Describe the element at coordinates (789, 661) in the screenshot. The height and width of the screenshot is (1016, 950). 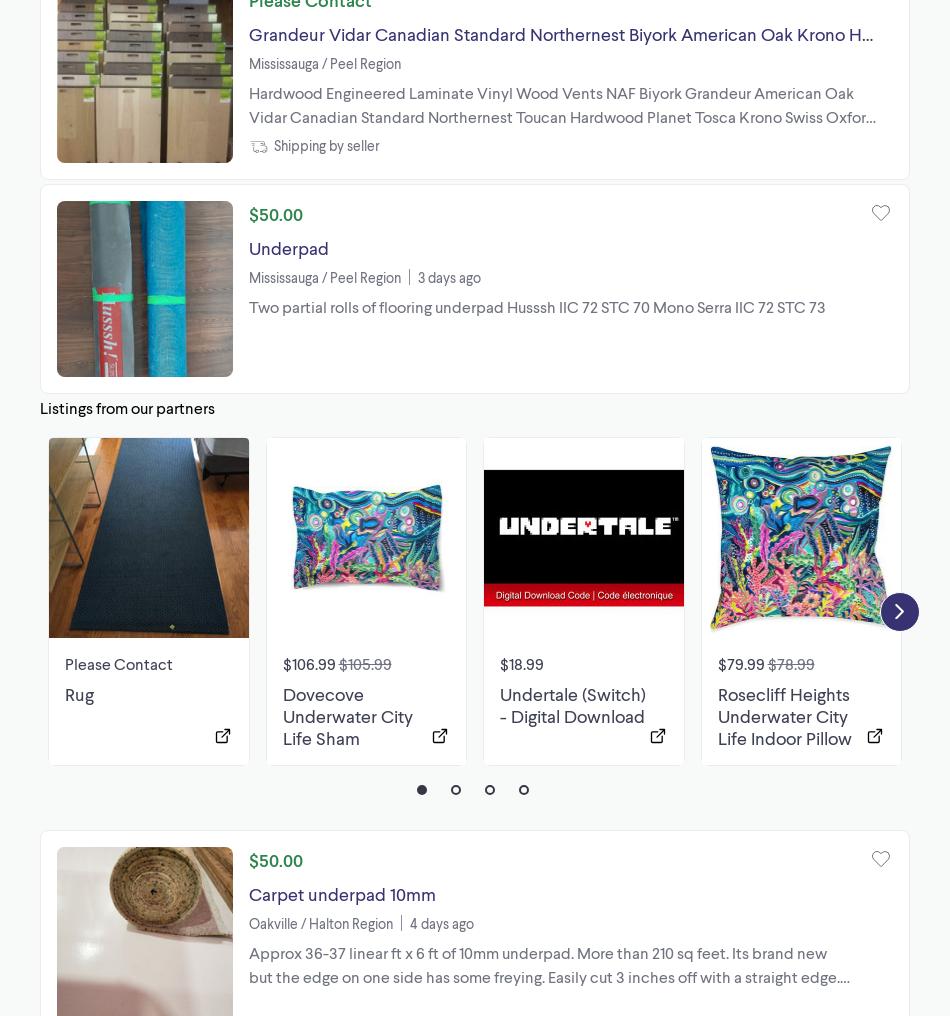
I see `'$78.99'` at that location.